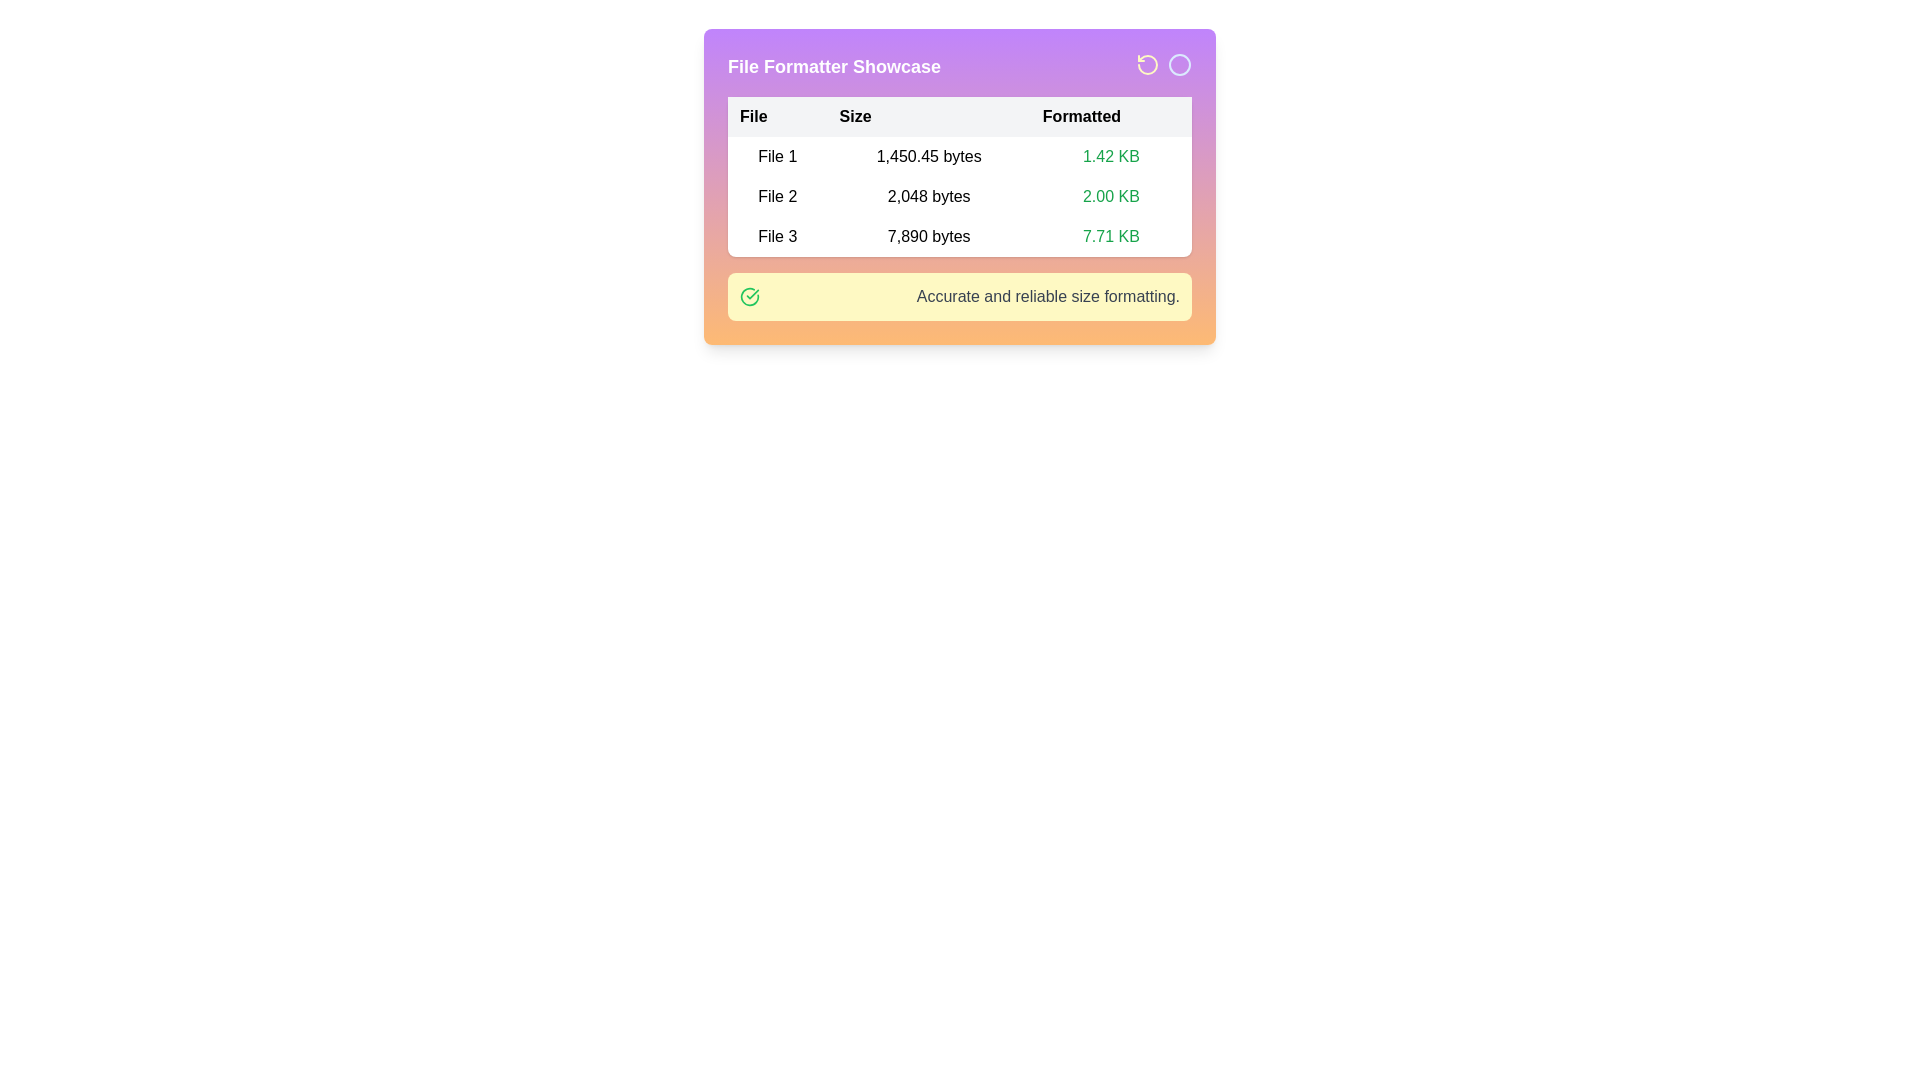 Image resolution: width=1920 pixels, height=1080 pixels. I want to click on the third row of the table containing the text 'File 3', '7,890 bytes', and '7.71 KB', where the third piece is styled in green font, so click(960, 235).